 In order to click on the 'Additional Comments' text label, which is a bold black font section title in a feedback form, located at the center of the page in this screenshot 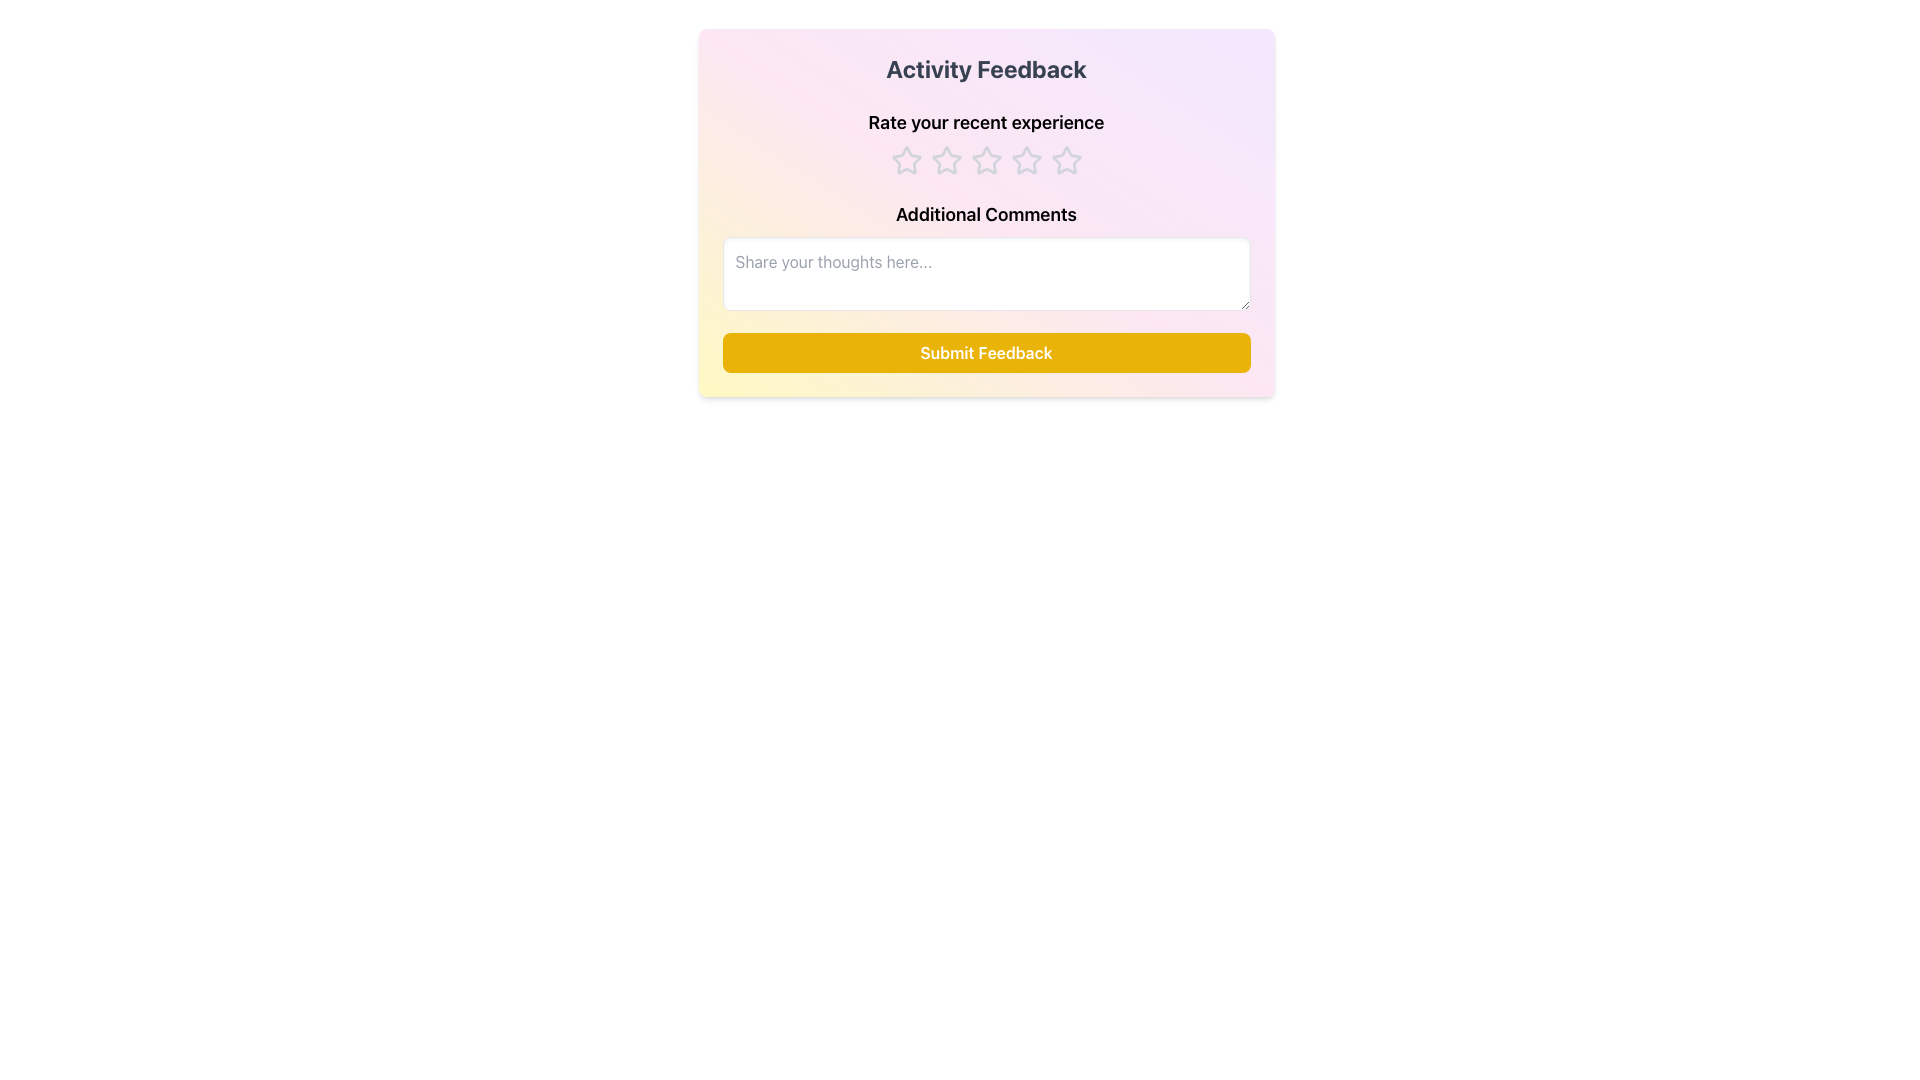, I will do `click(986, 215)`.